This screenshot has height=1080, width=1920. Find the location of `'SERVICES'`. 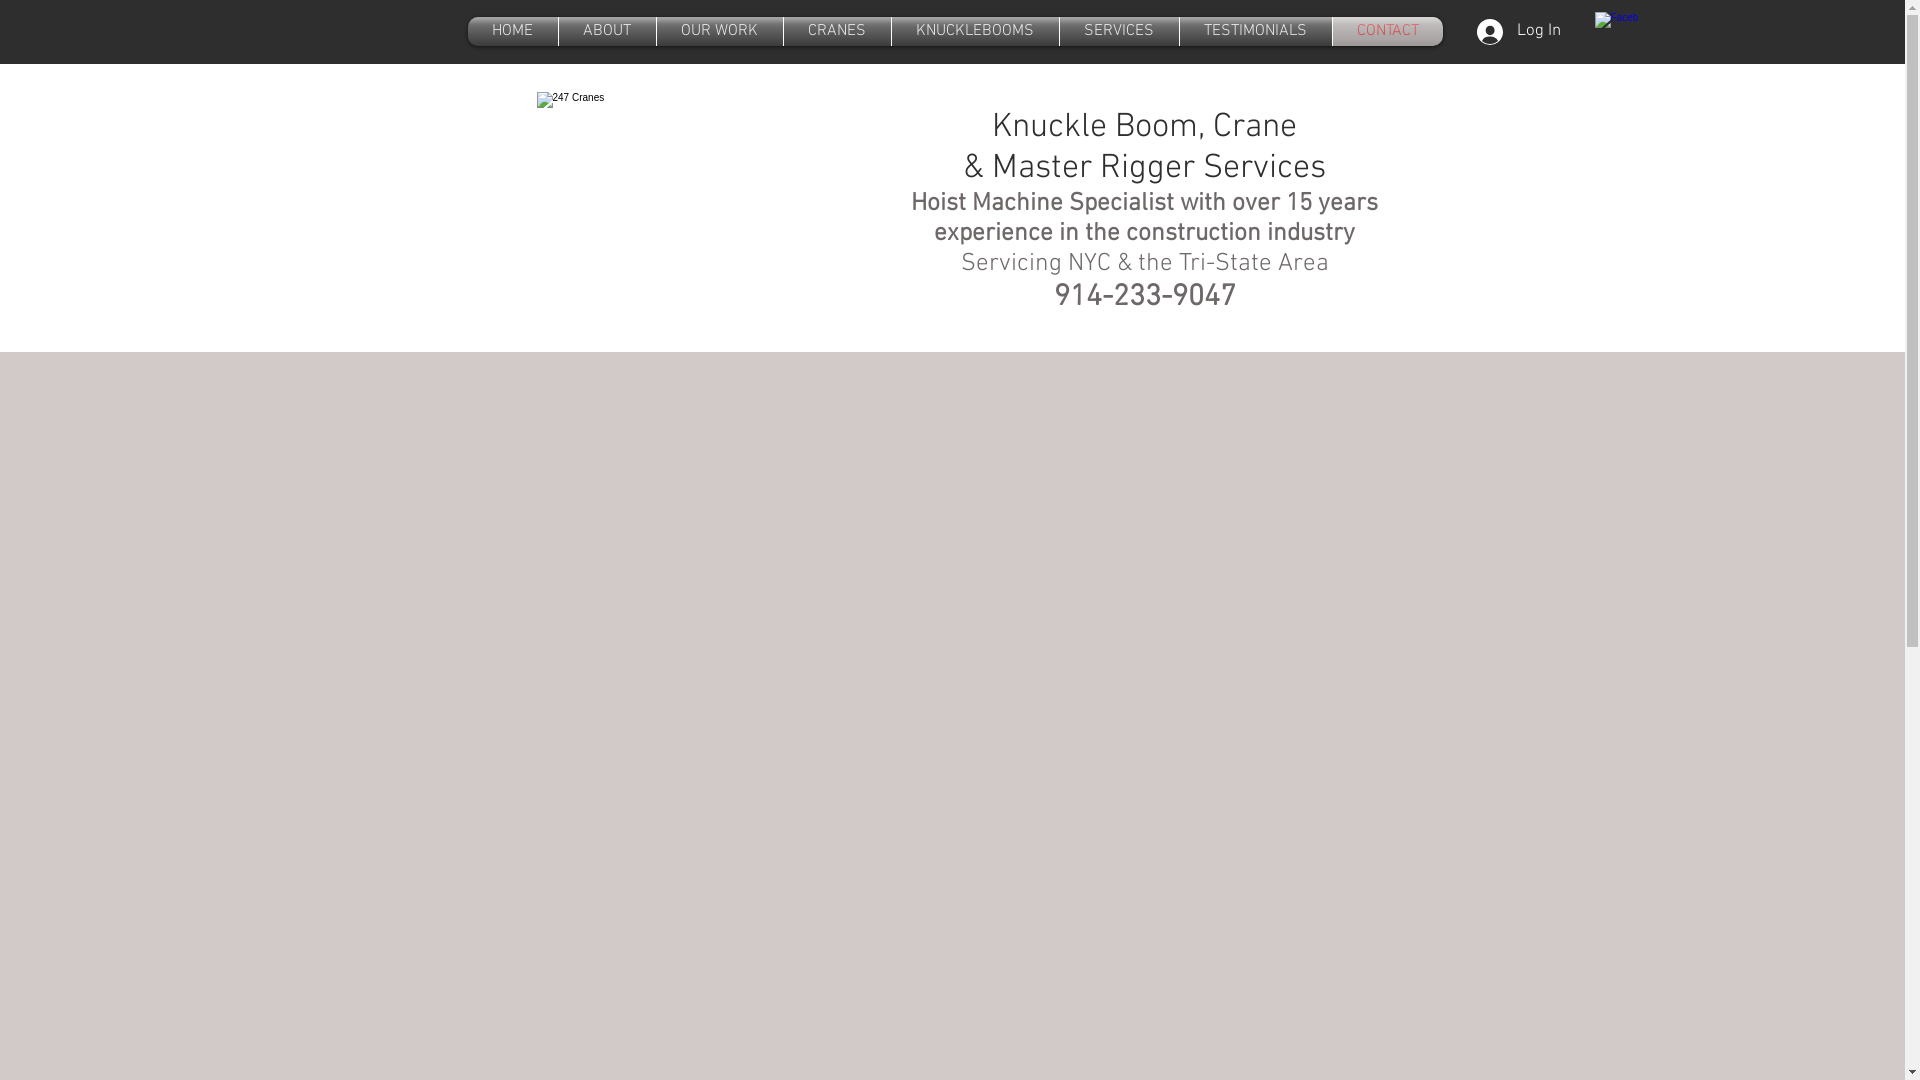

'SERVICES' is located at coordinates (1118, 31).